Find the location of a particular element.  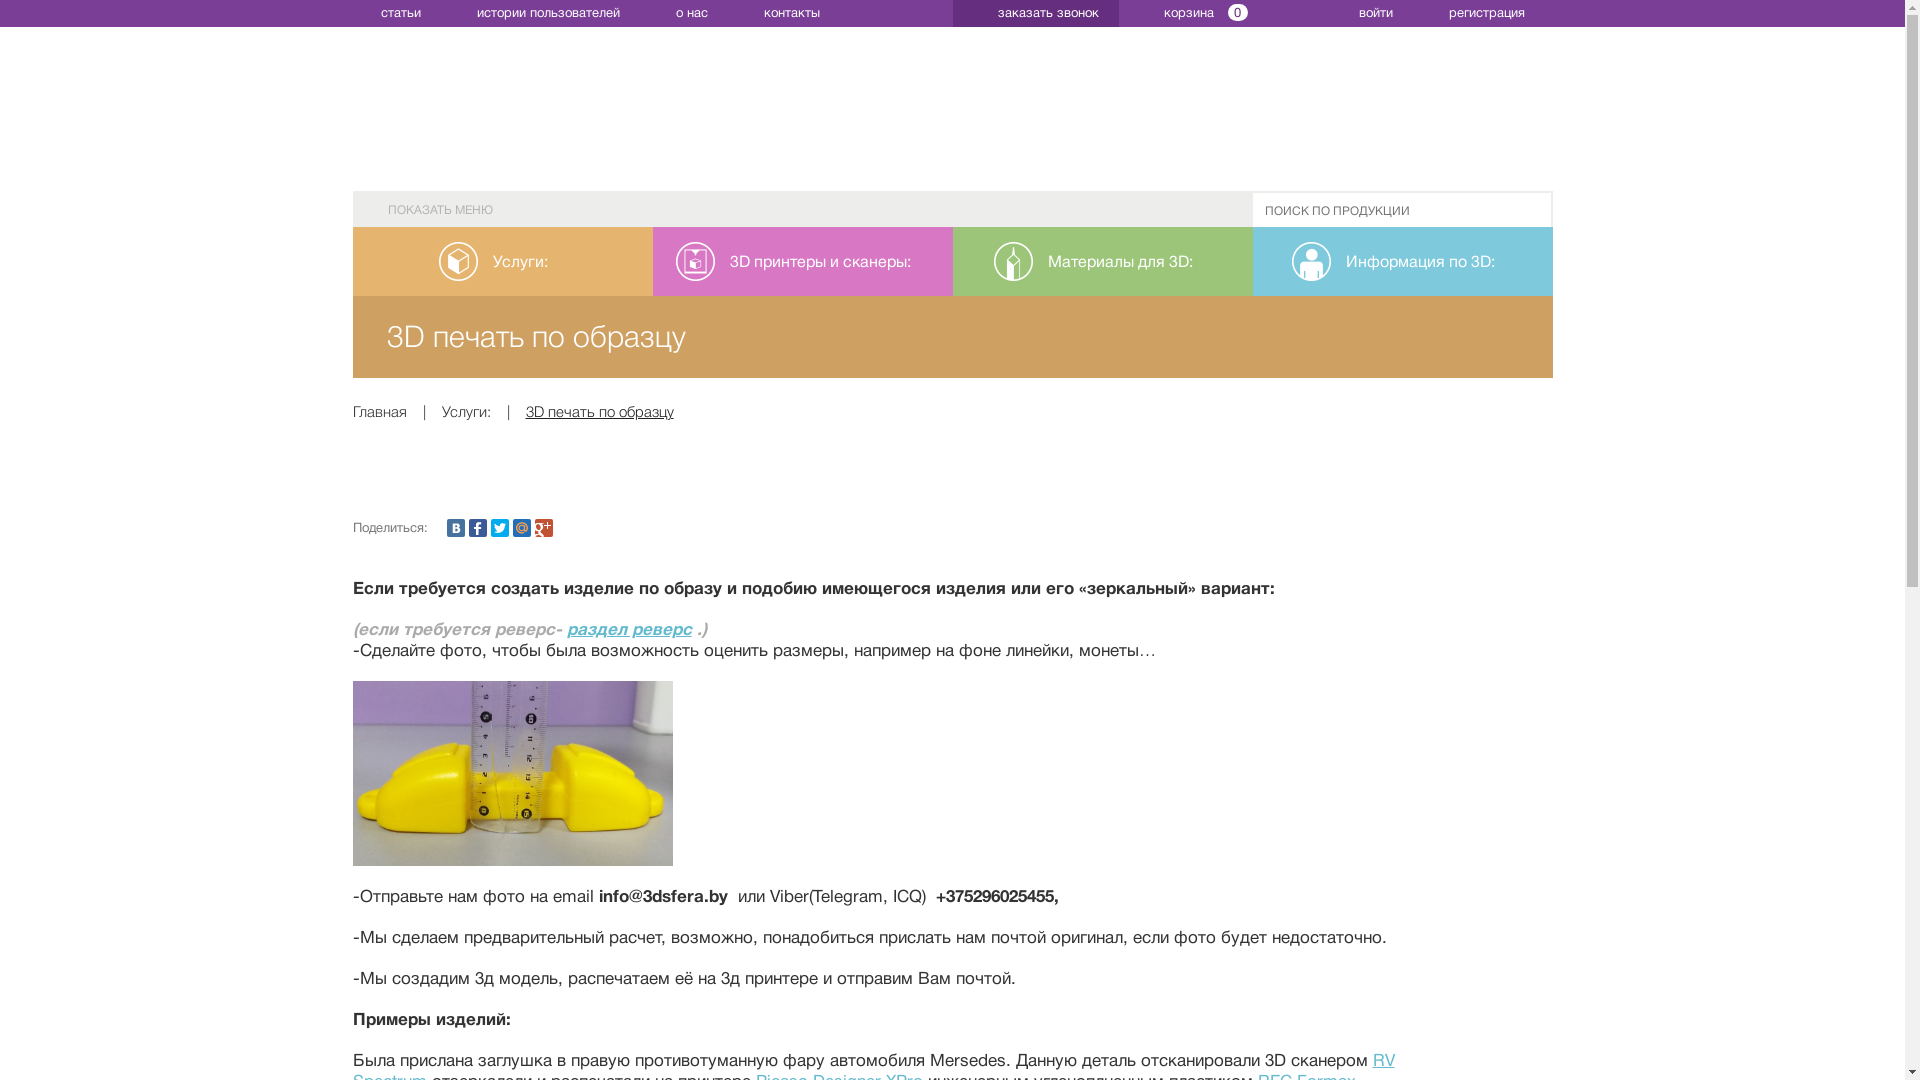

'Google Plus' is located at coordinates (533, 527).